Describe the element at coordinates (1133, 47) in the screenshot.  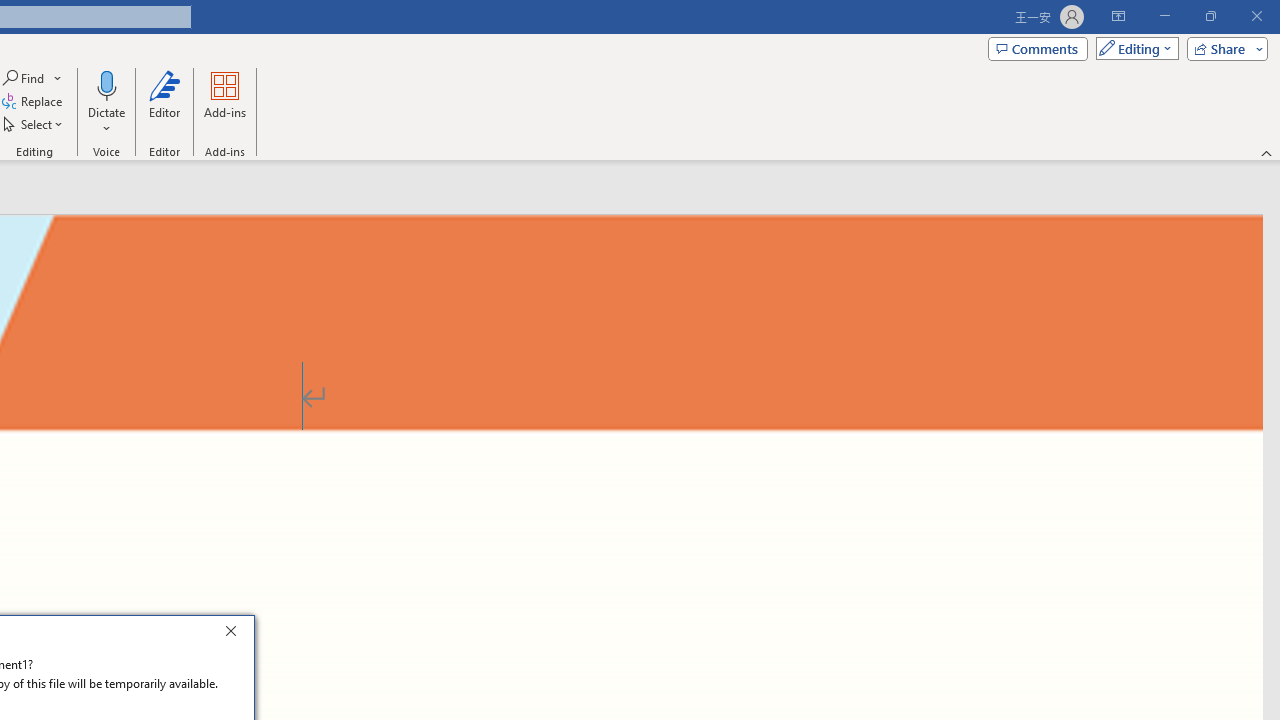
I see `'Mode'` at that location.